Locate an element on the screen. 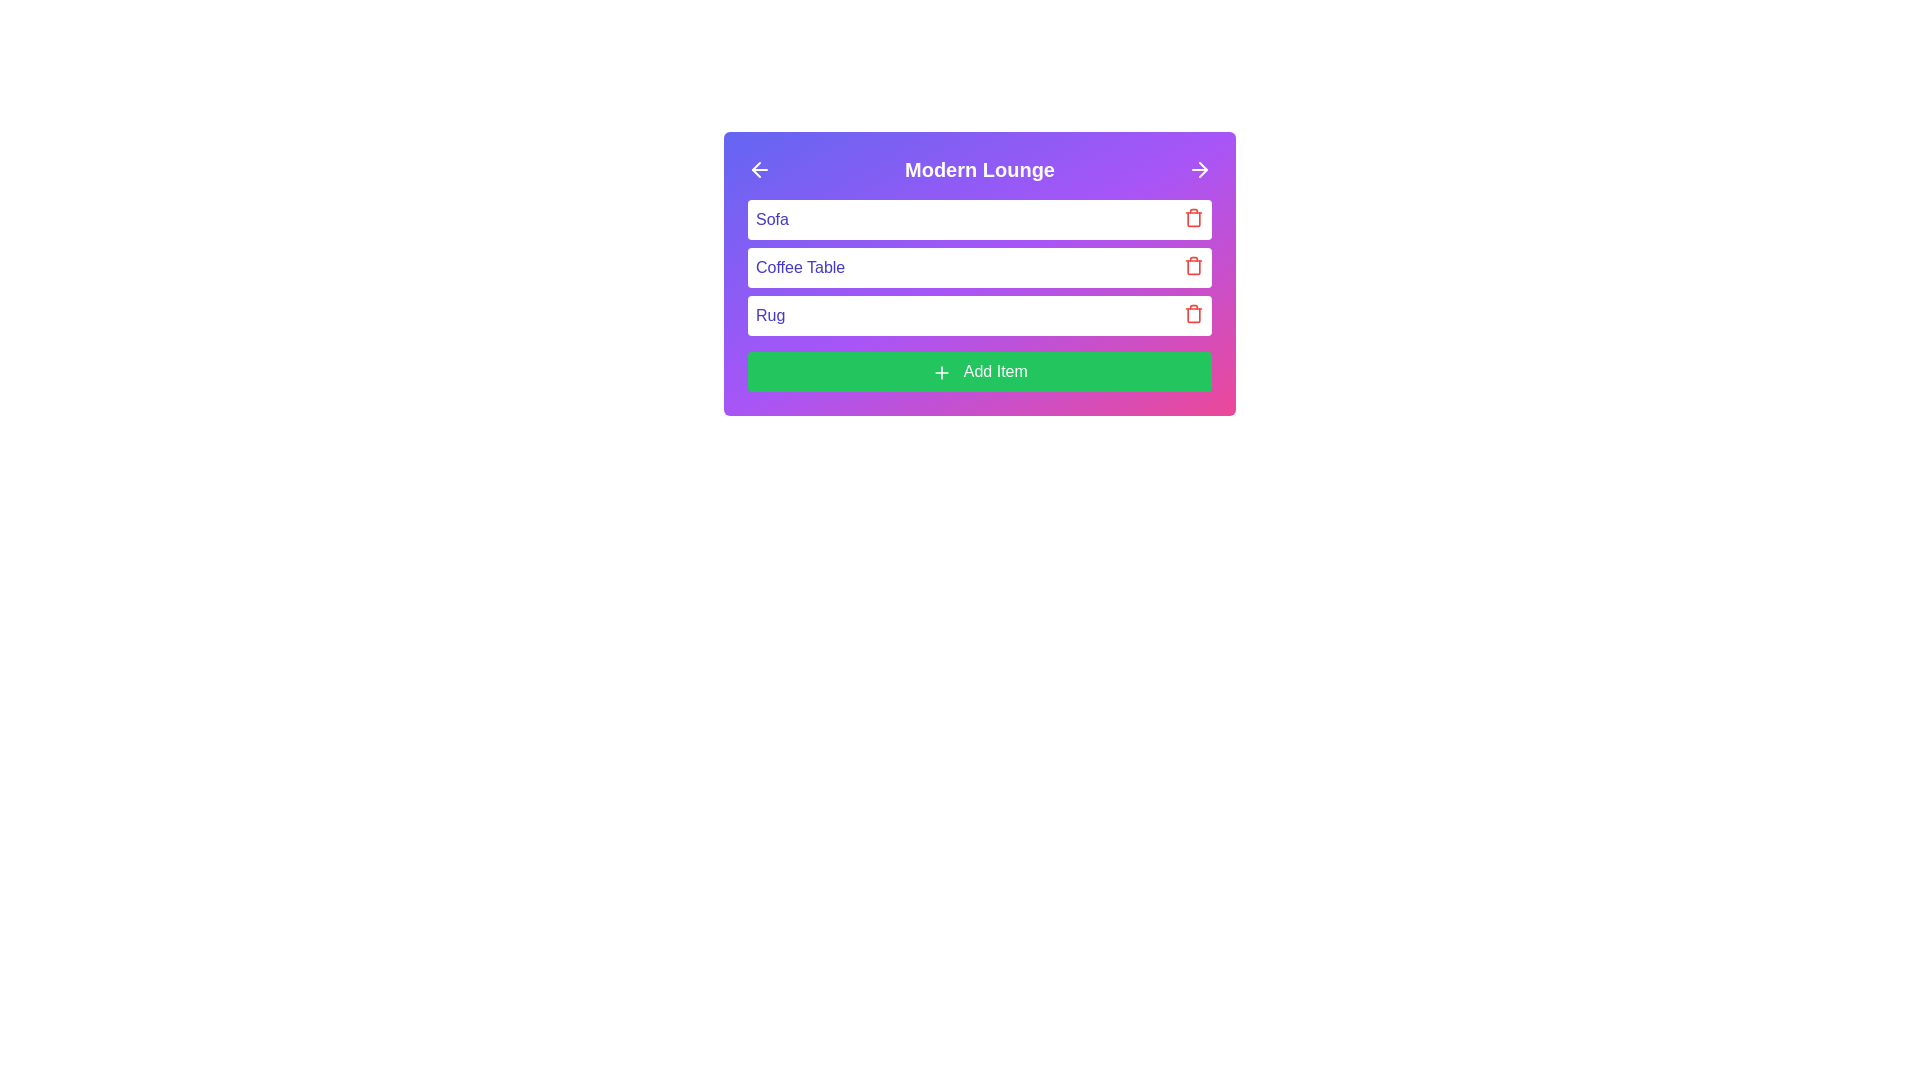 Image resolution: width=1920 pixels, height=1080 pixels. the red-bordered trash can icon located at the far right of the 'Rug' row is located at coordinates (1194, 313).